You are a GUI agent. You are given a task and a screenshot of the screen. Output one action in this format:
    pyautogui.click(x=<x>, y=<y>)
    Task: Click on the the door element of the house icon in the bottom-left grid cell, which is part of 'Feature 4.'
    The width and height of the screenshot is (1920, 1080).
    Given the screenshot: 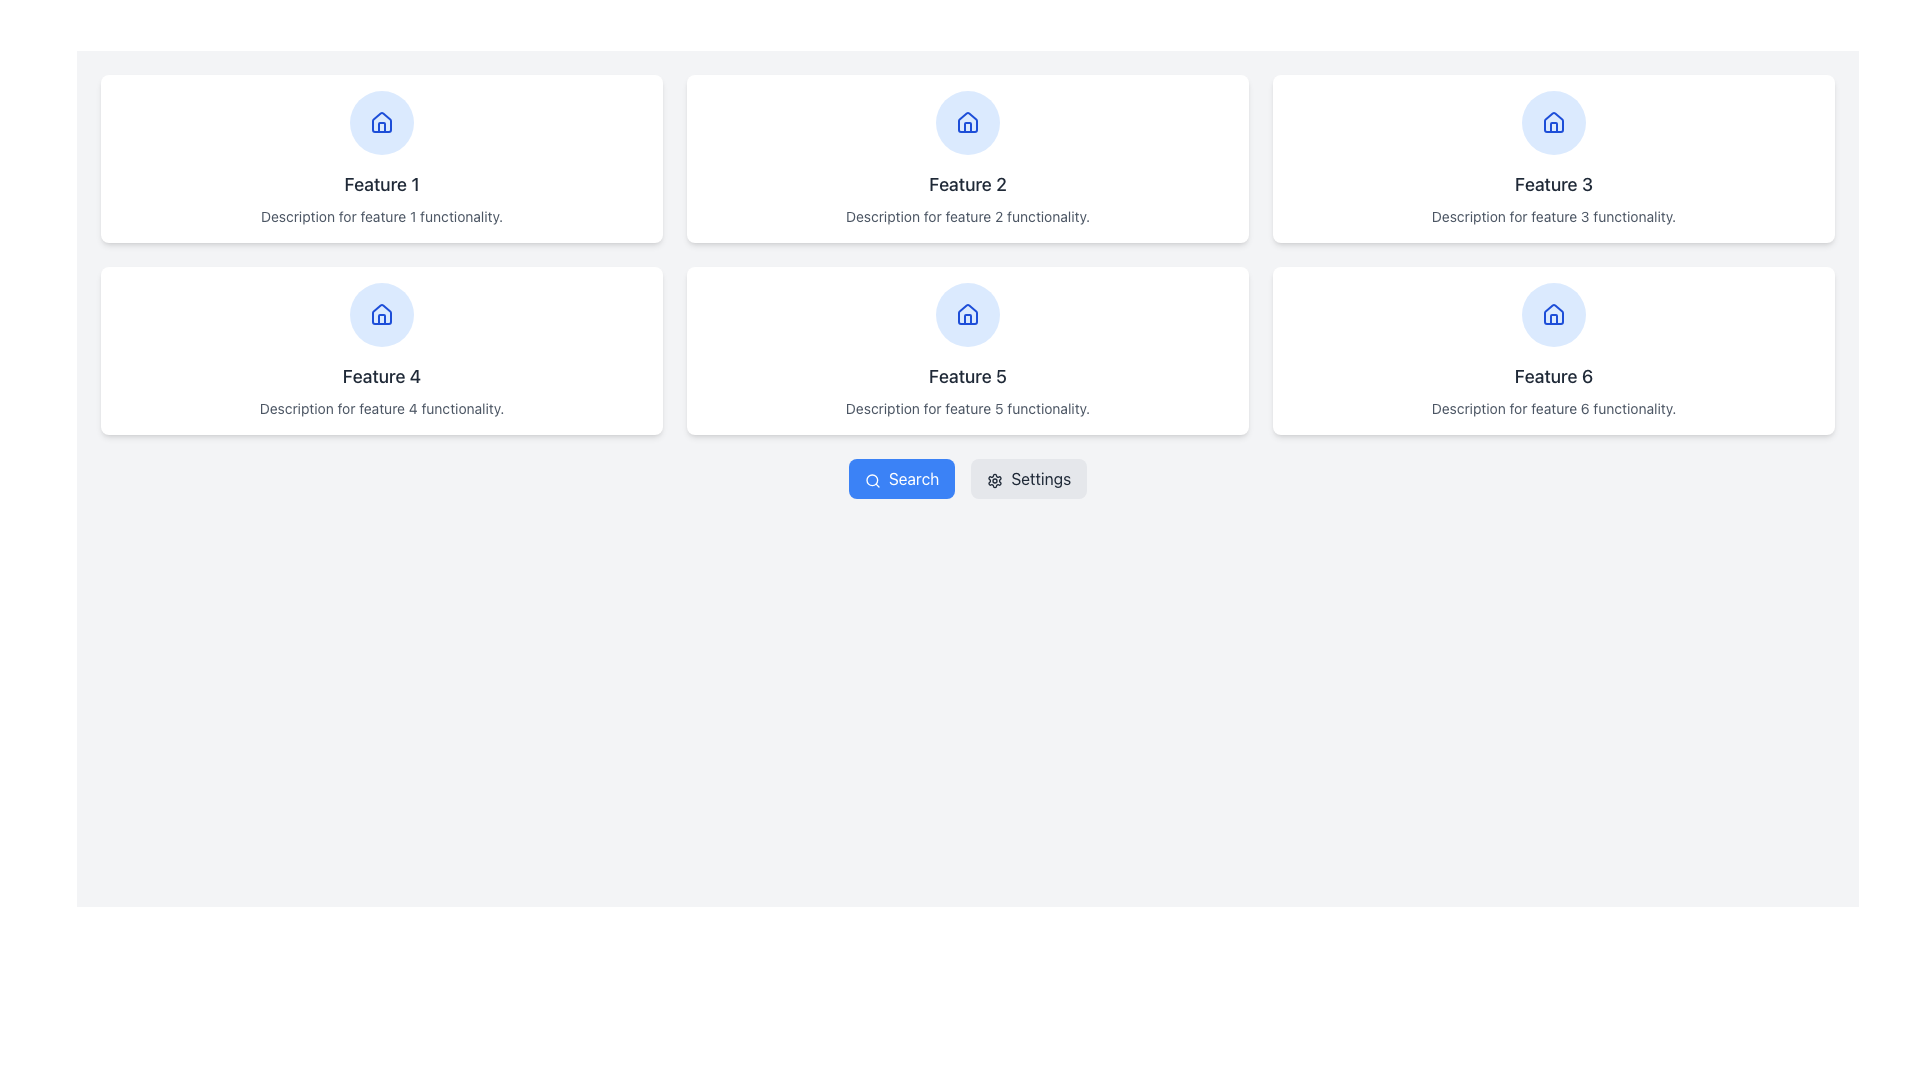 What is the action you would take?
    pyautogui.click(x=382, y=318)
    